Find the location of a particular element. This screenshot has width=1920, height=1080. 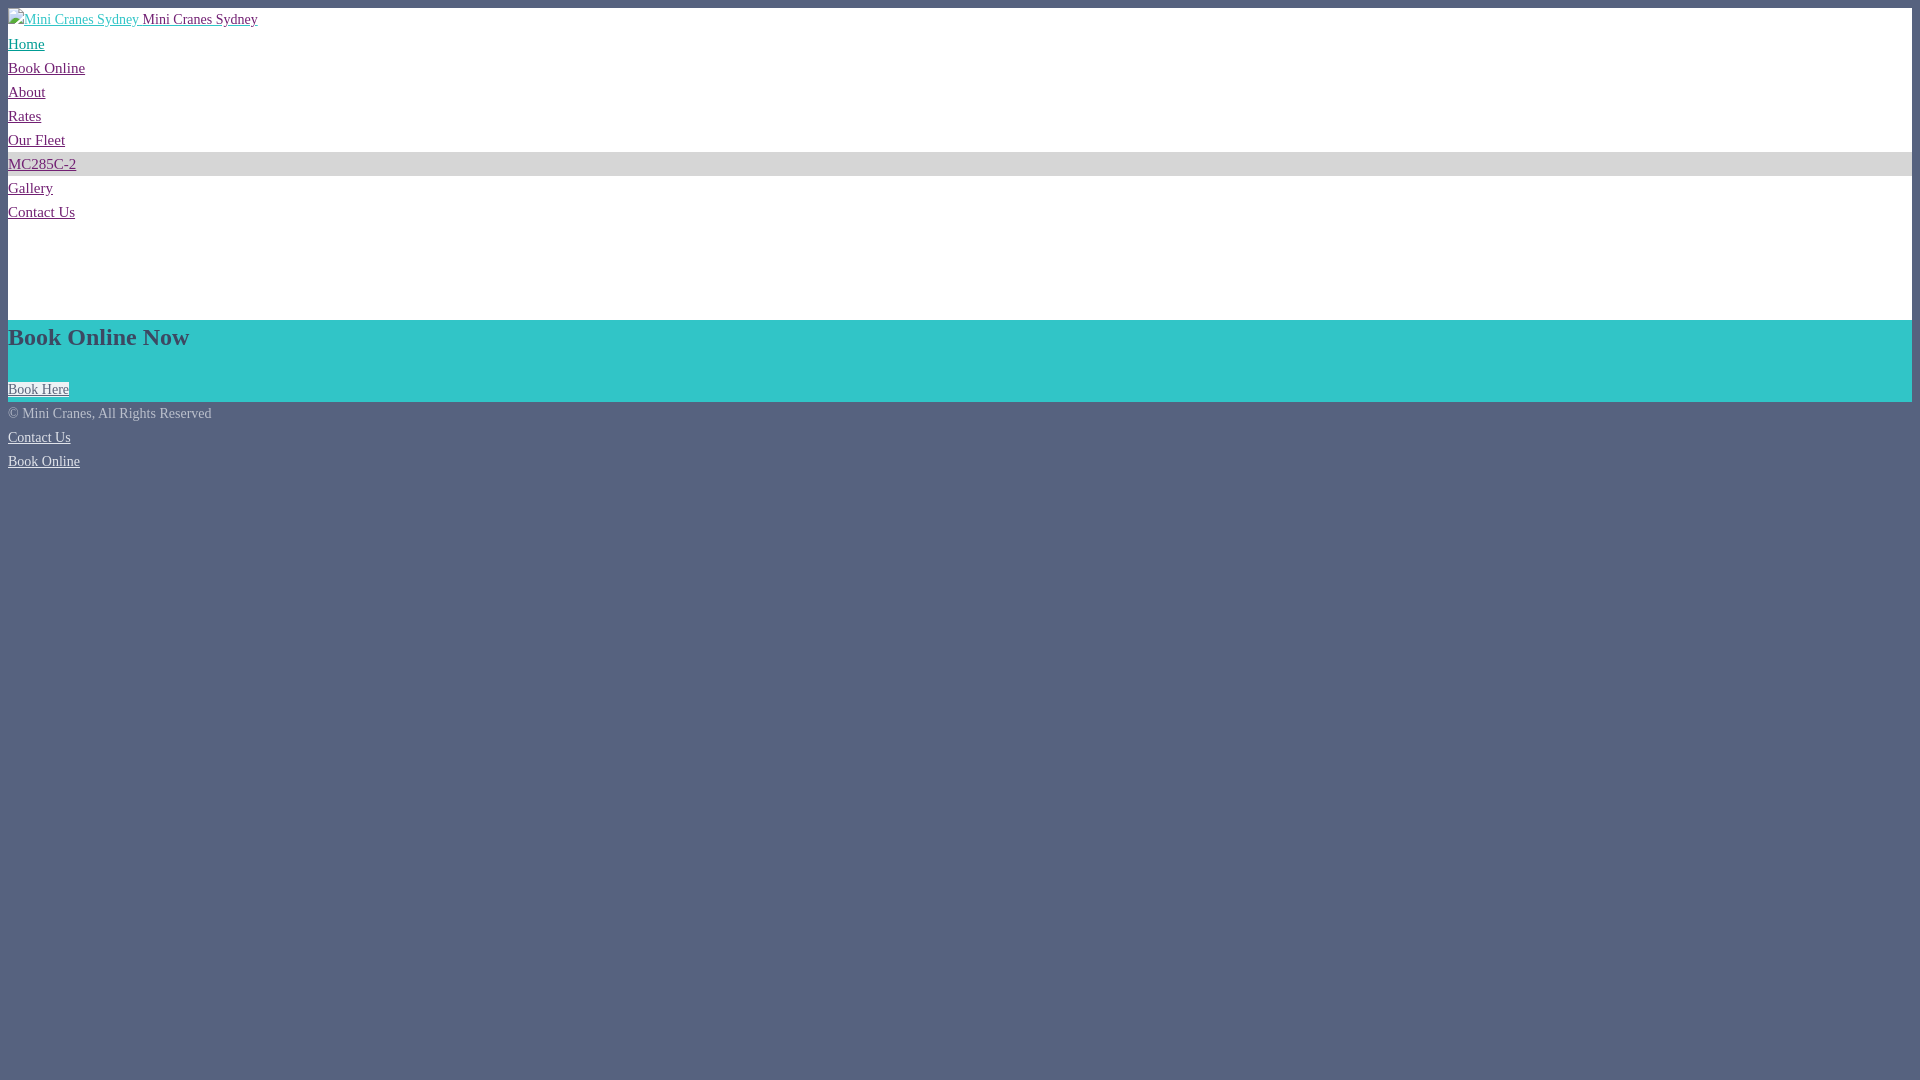

'About' is located at coordinates (8, 92).